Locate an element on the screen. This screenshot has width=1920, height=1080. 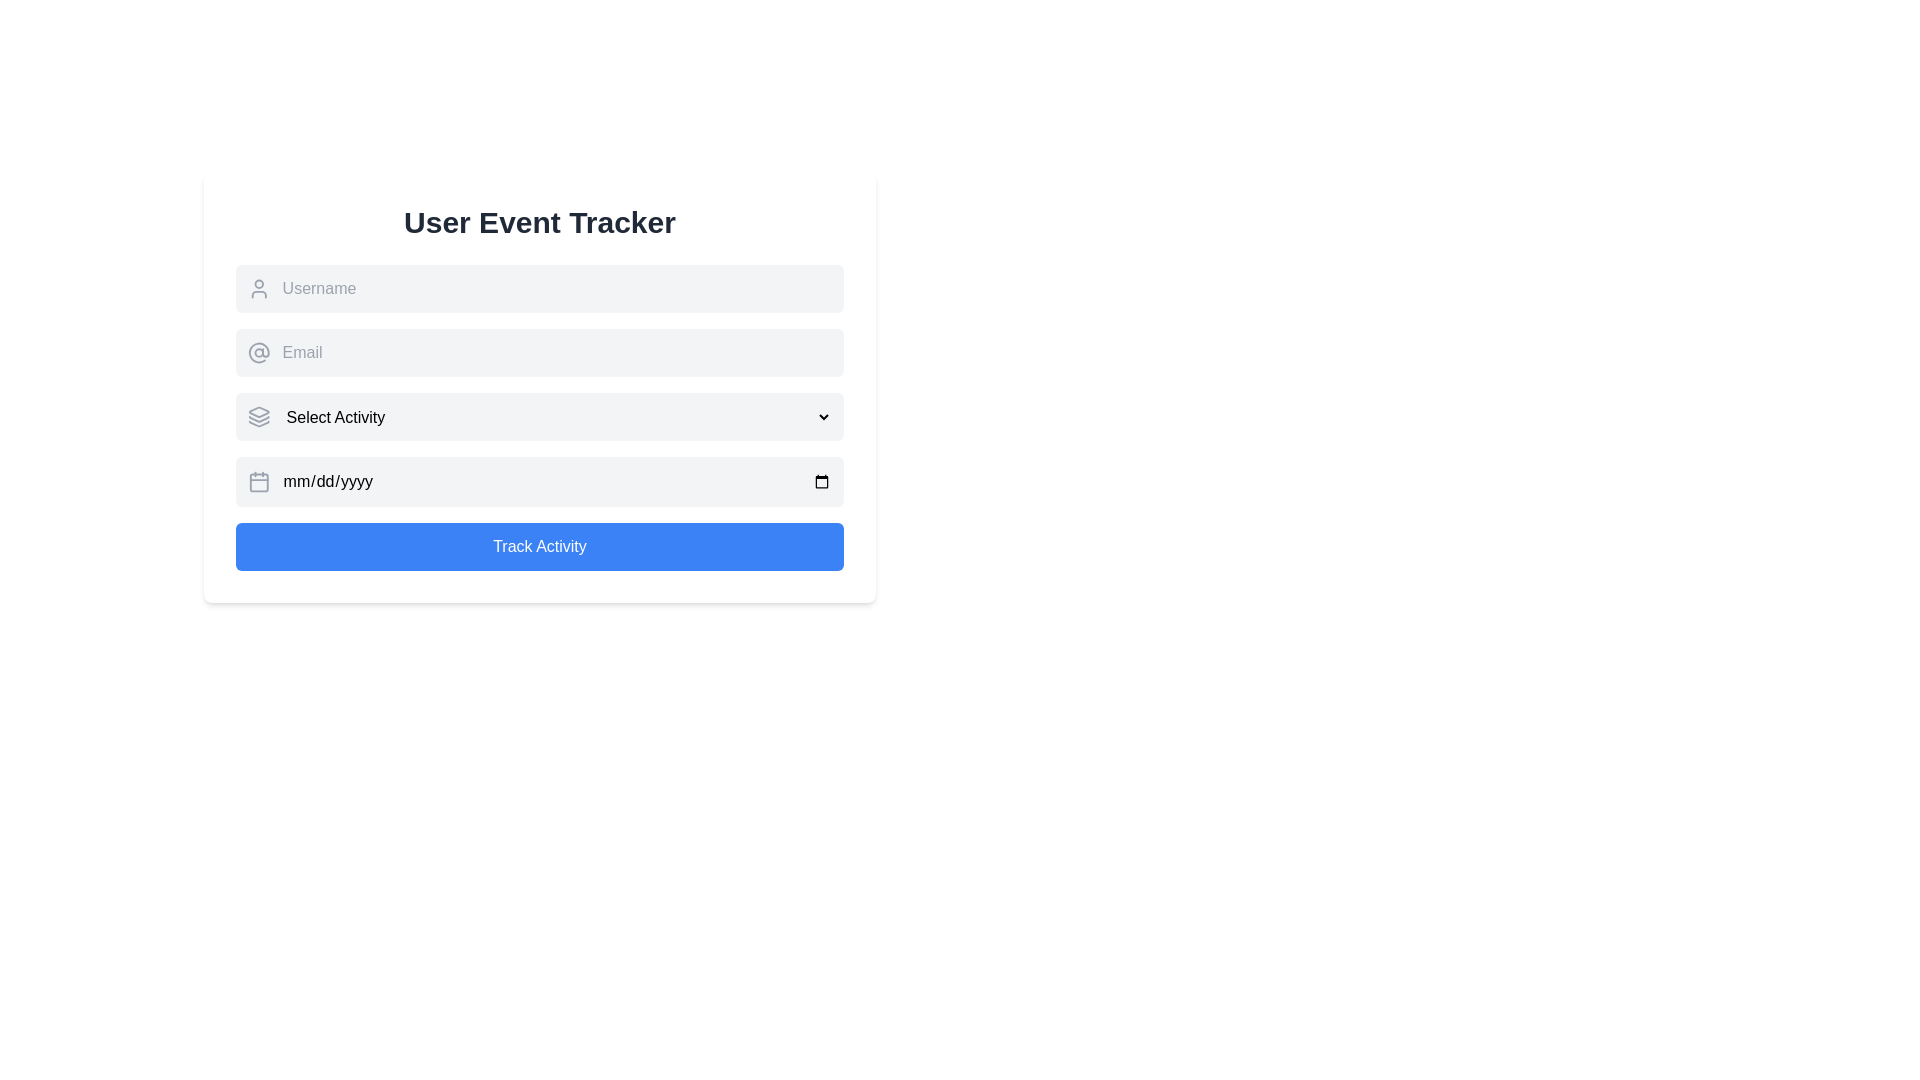
the small gray icon resembling a stack of layers, located immediately to the left of the 'Select Activity' dropdown text field is located at coordinates (258, 415).